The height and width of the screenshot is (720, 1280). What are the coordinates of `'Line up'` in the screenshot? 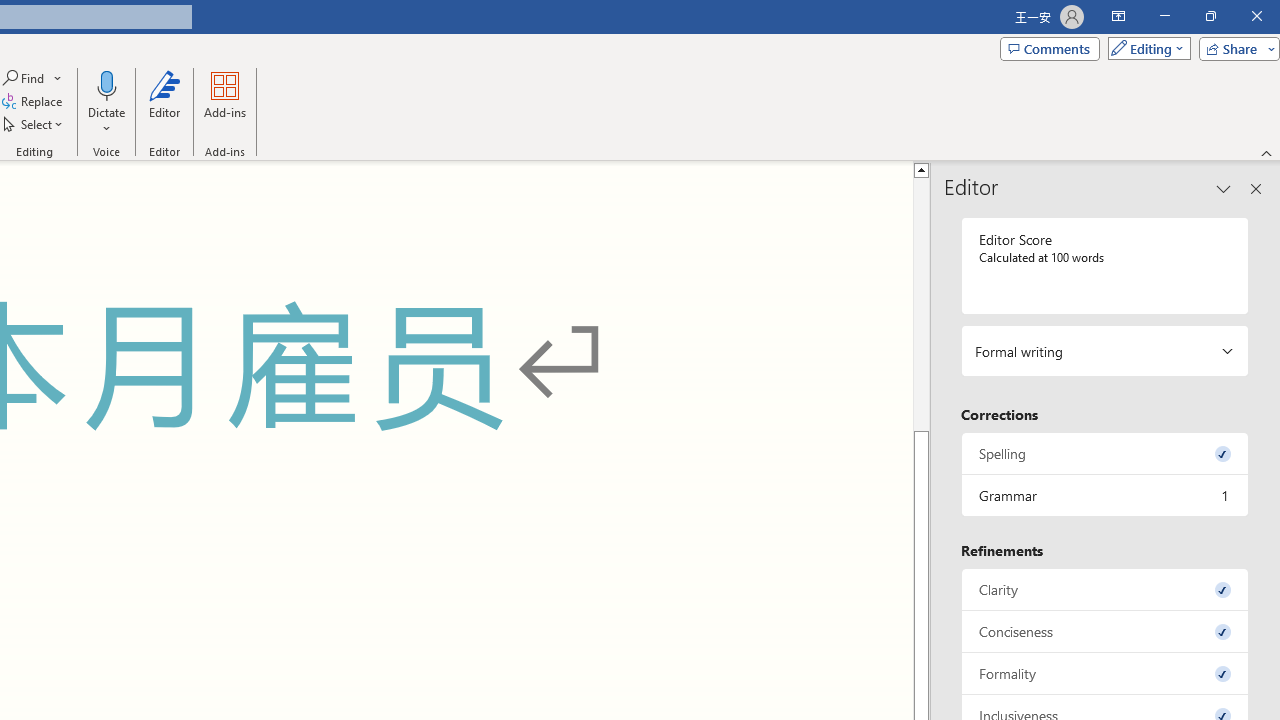 It's located at (920, 168).